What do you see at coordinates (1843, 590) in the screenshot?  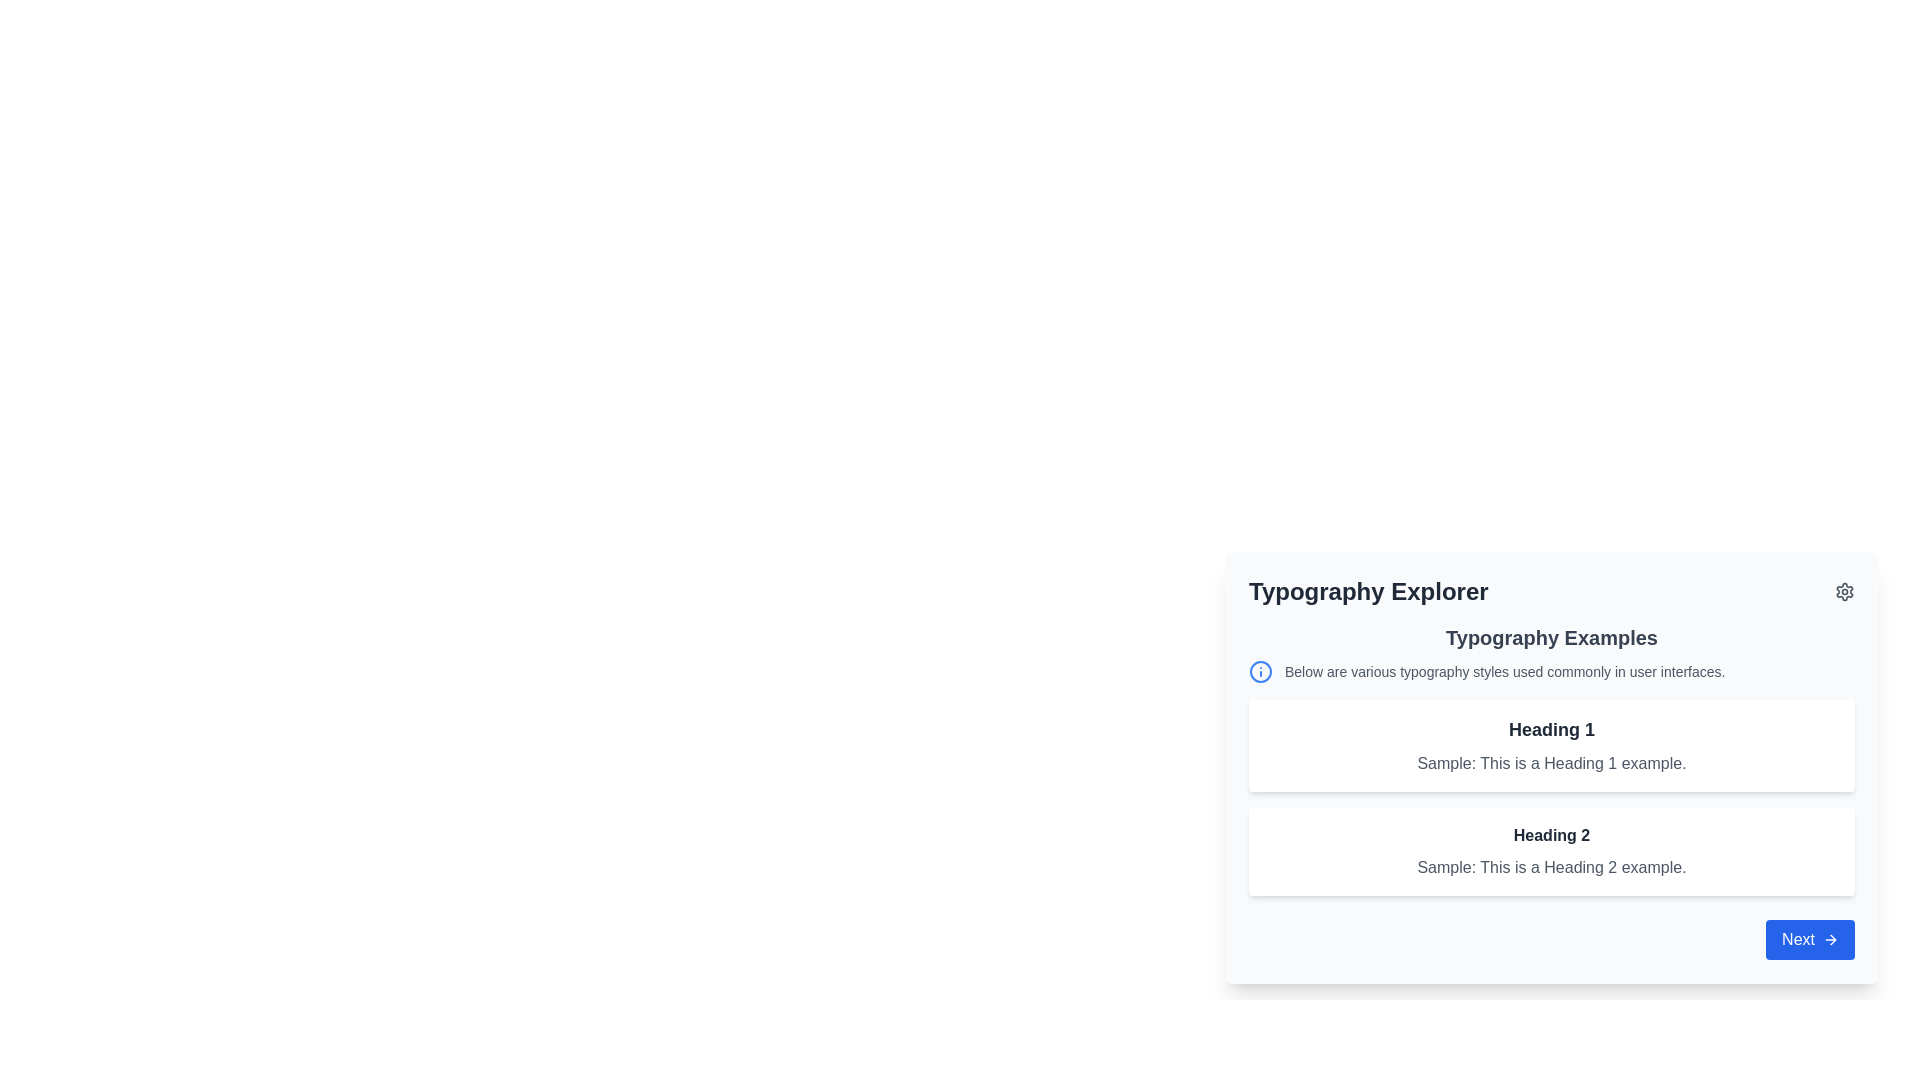 I see `the outlined gray gear icon located on the far-right of the title bar of the 'Typography Explorer' box` at bounding box center [1843, 590].